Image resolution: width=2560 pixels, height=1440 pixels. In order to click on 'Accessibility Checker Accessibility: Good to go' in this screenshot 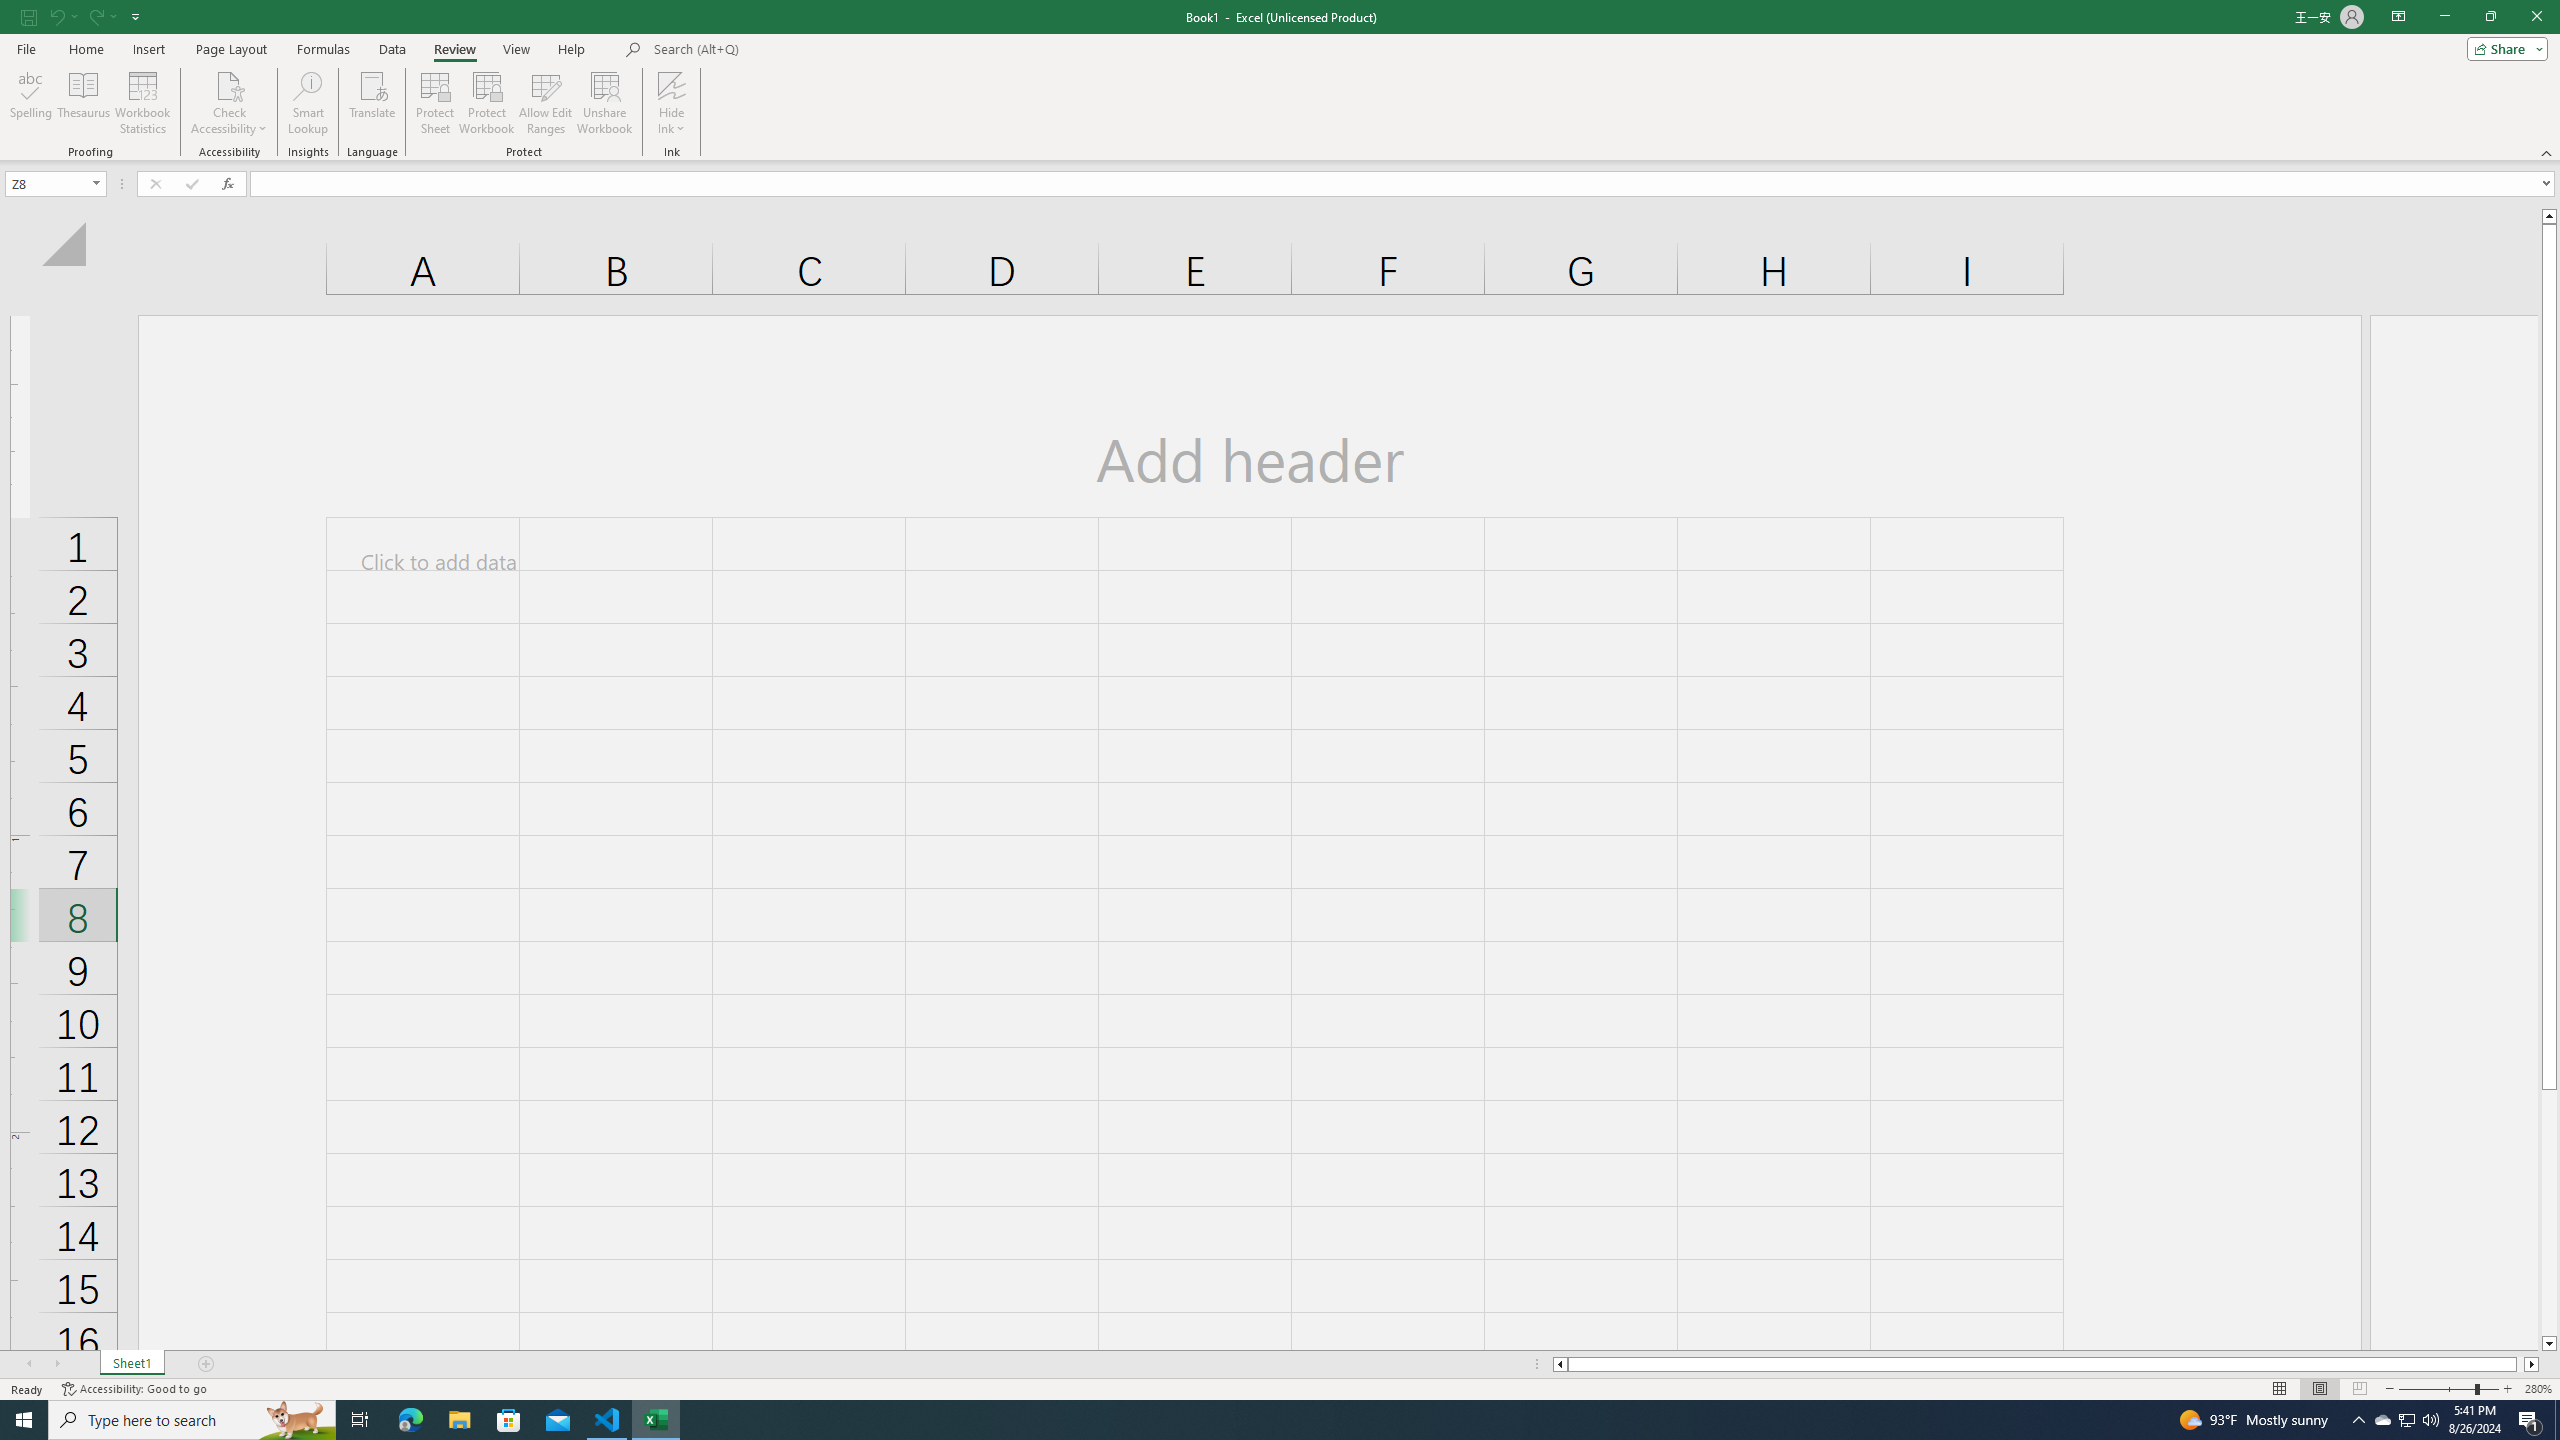, I will do `click(134, 1389)`.